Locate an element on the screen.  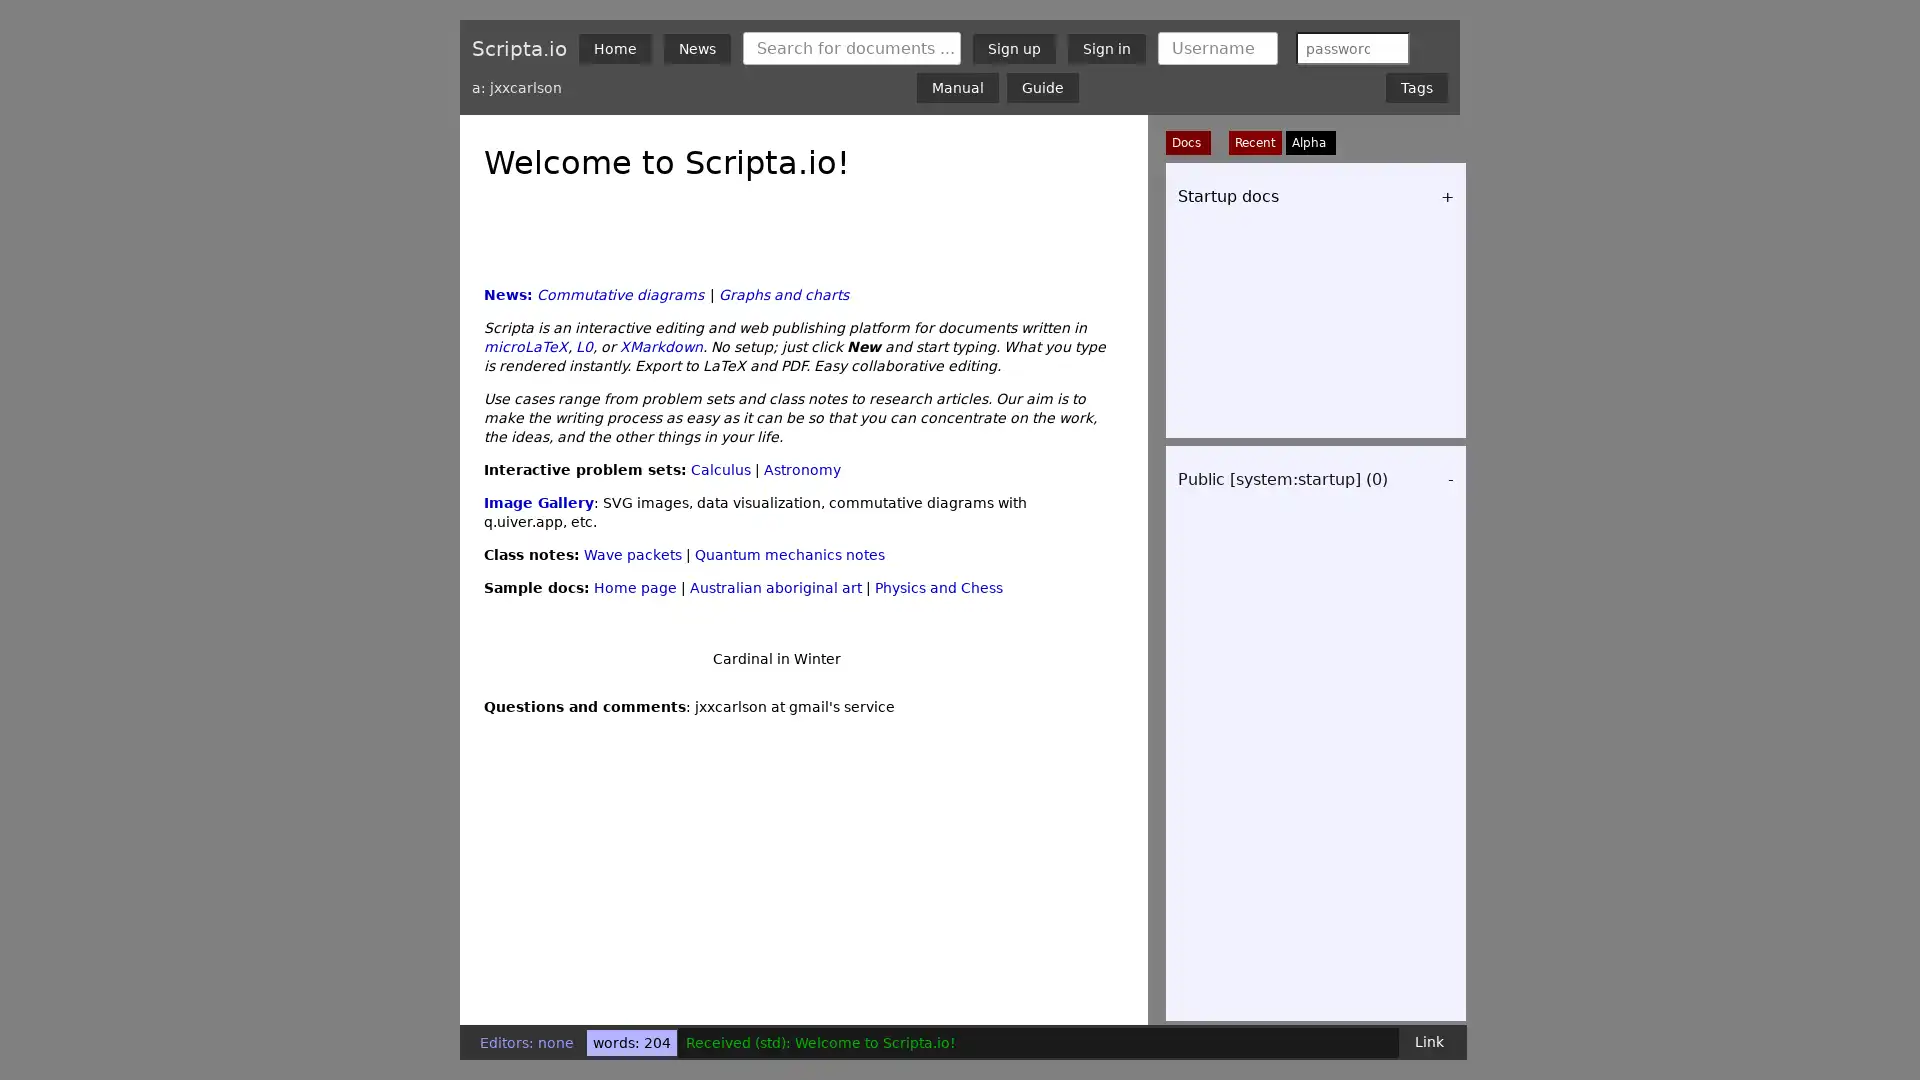
Tags List documents by tag is located at coordinates (1415, 87).